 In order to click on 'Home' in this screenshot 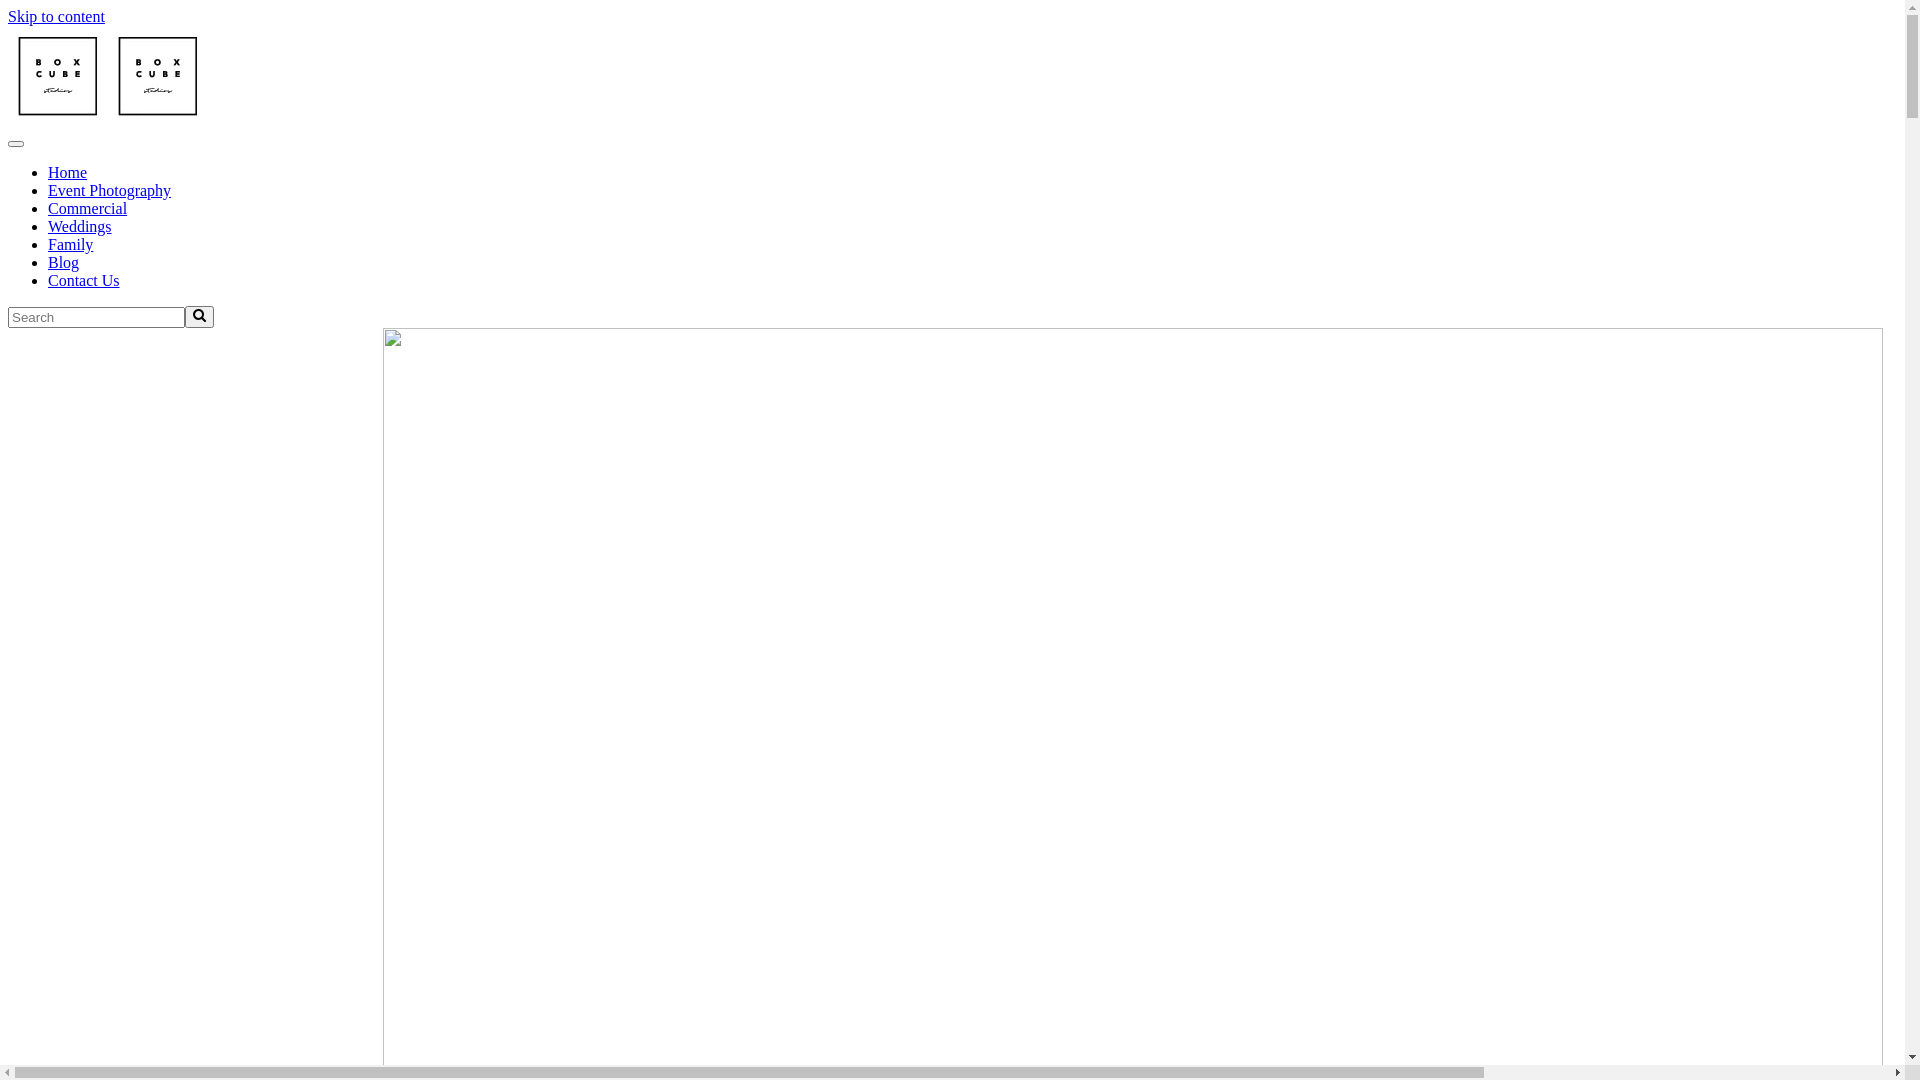, I will do `click(67, 171)`.